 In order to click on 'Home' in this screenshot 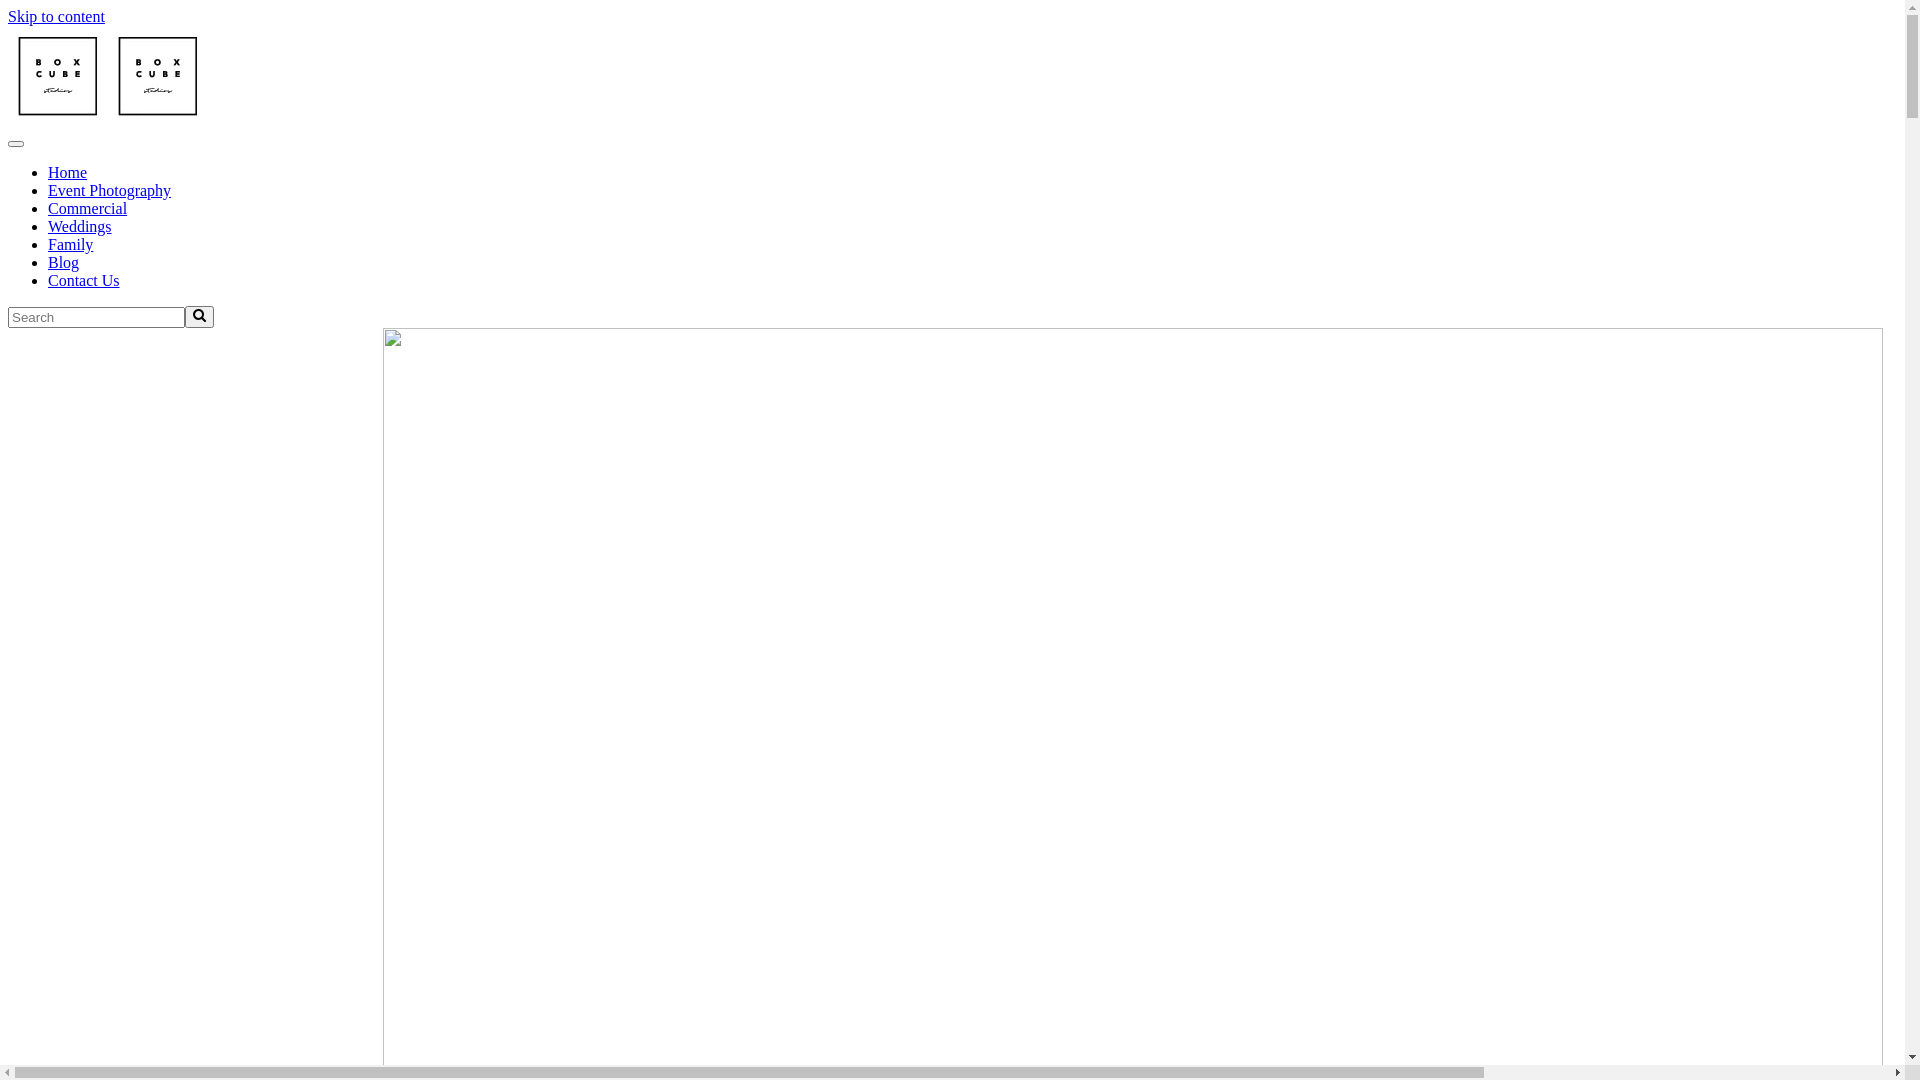, I will do `click(67, 171)`.